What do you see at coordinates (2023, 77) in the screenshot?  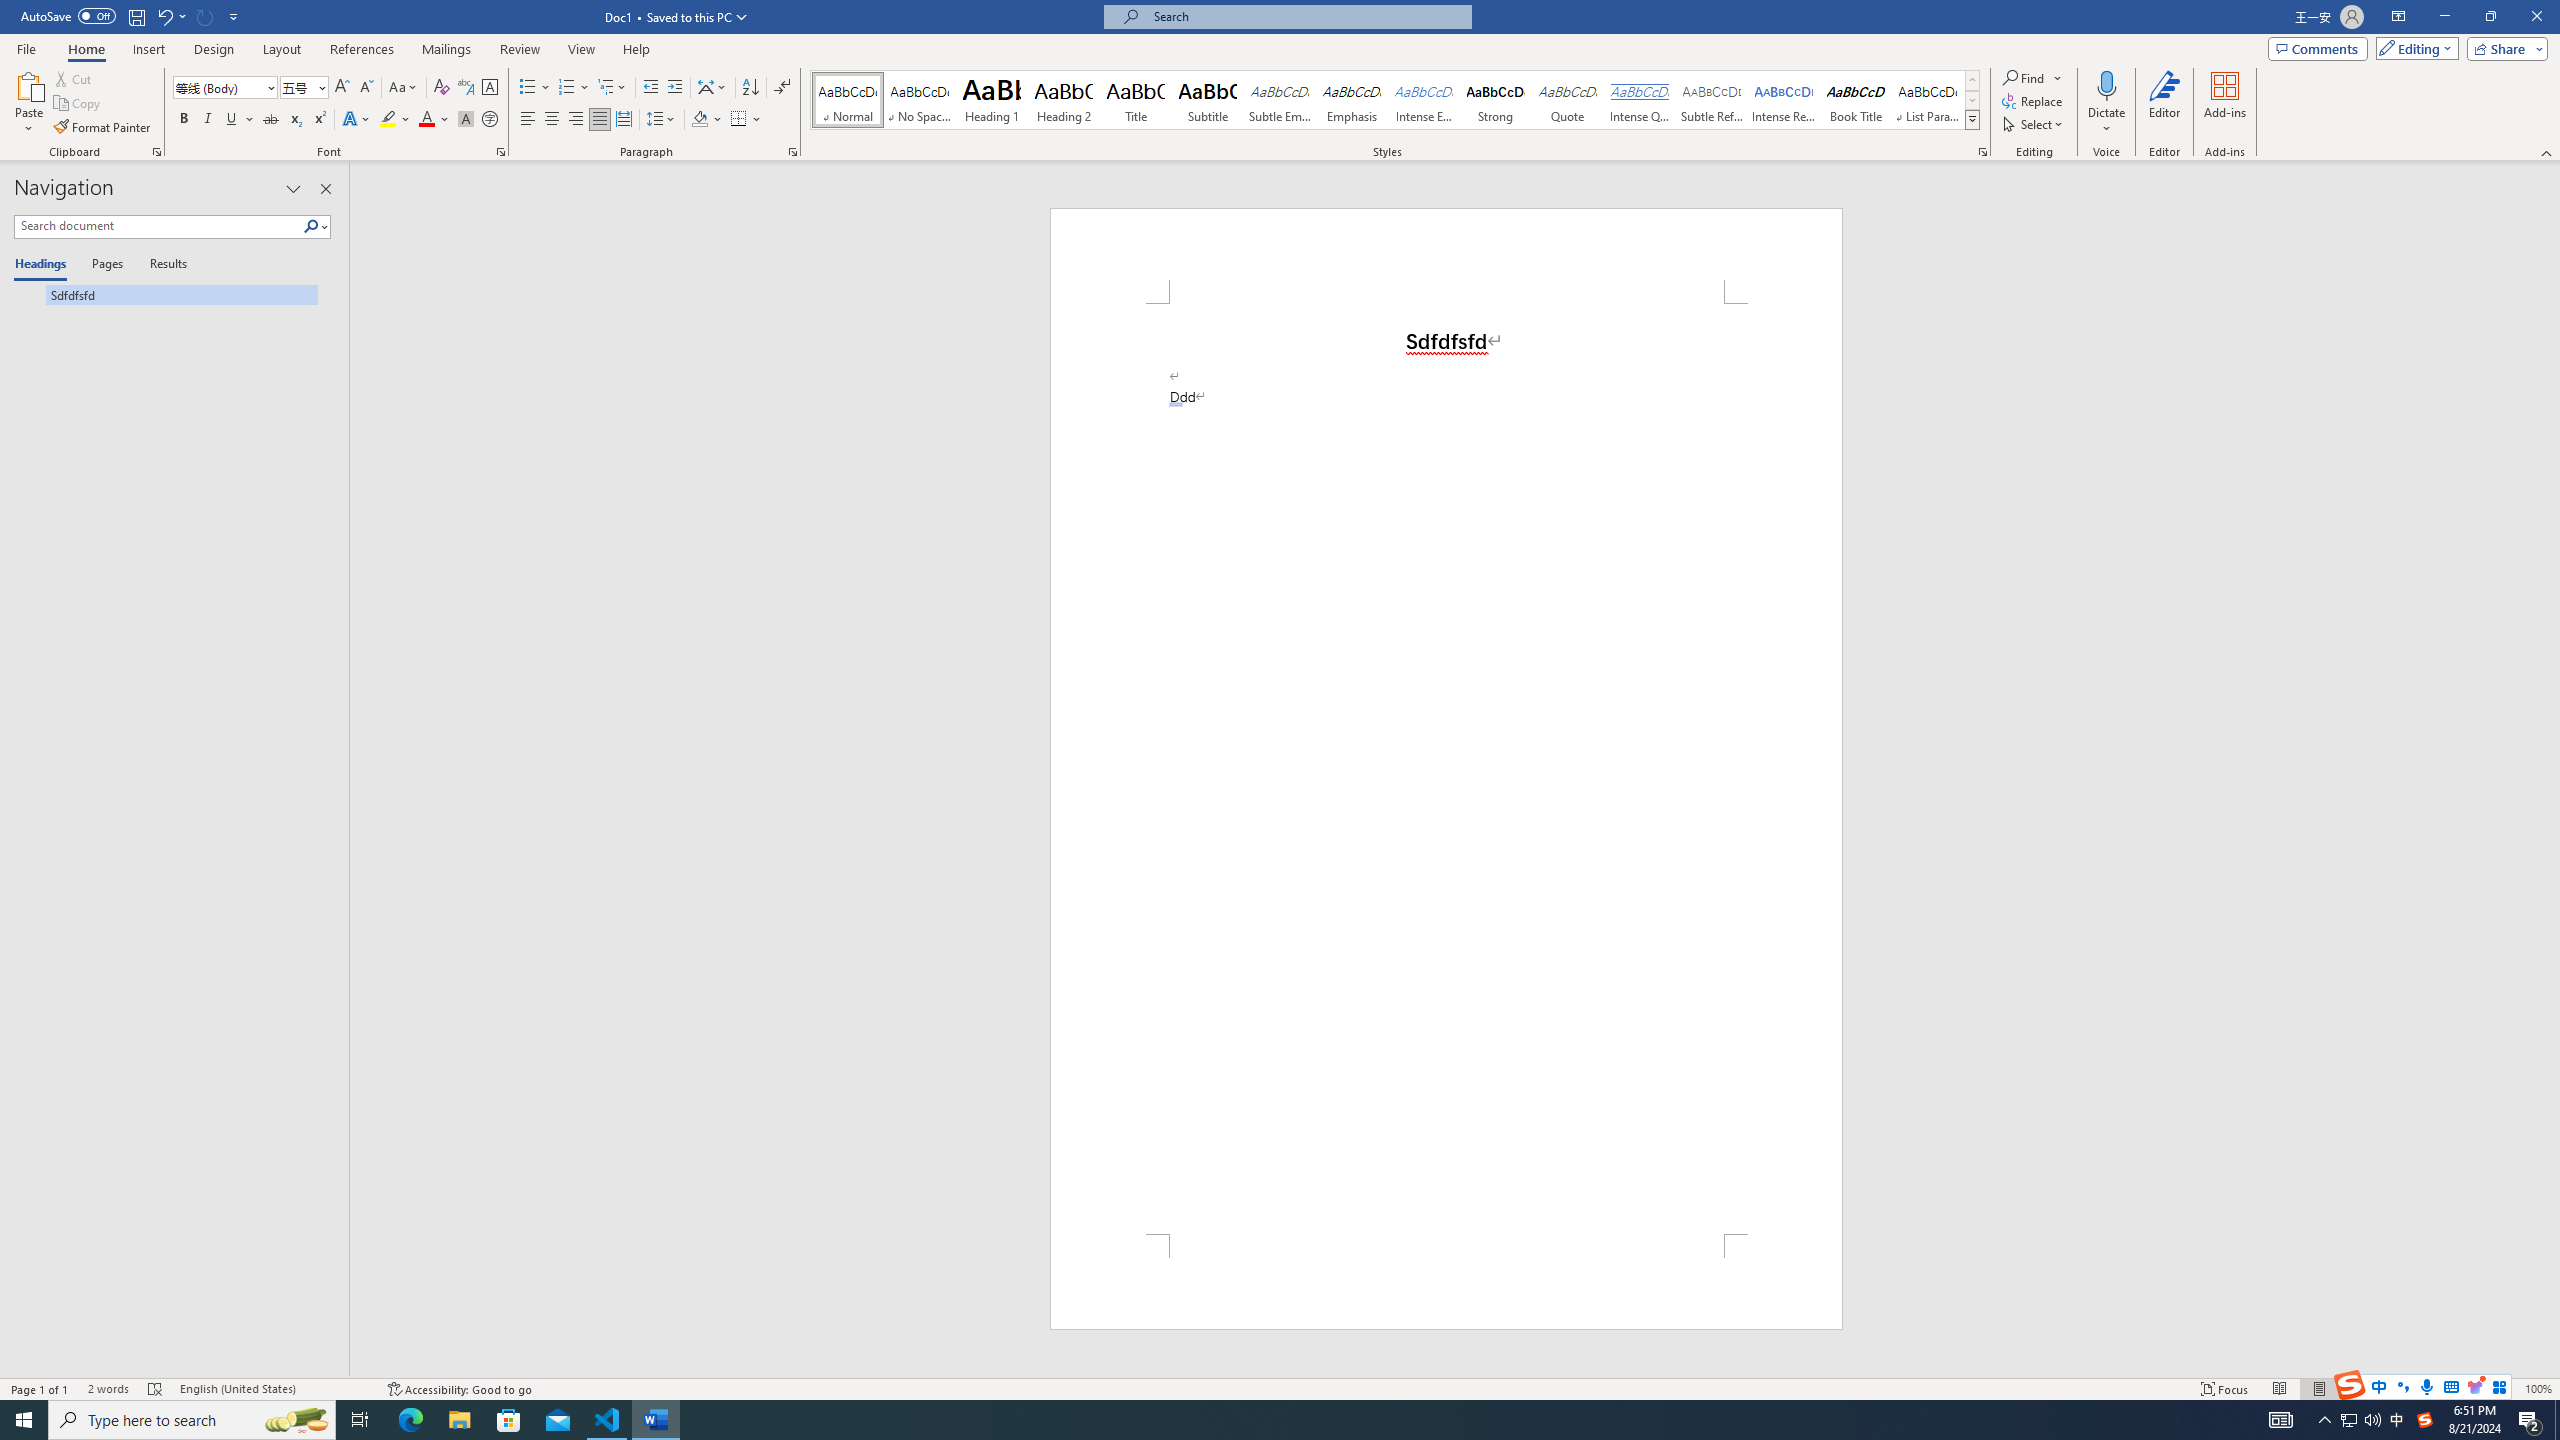 I see `'Find'` at bounding box center [2023, 77].